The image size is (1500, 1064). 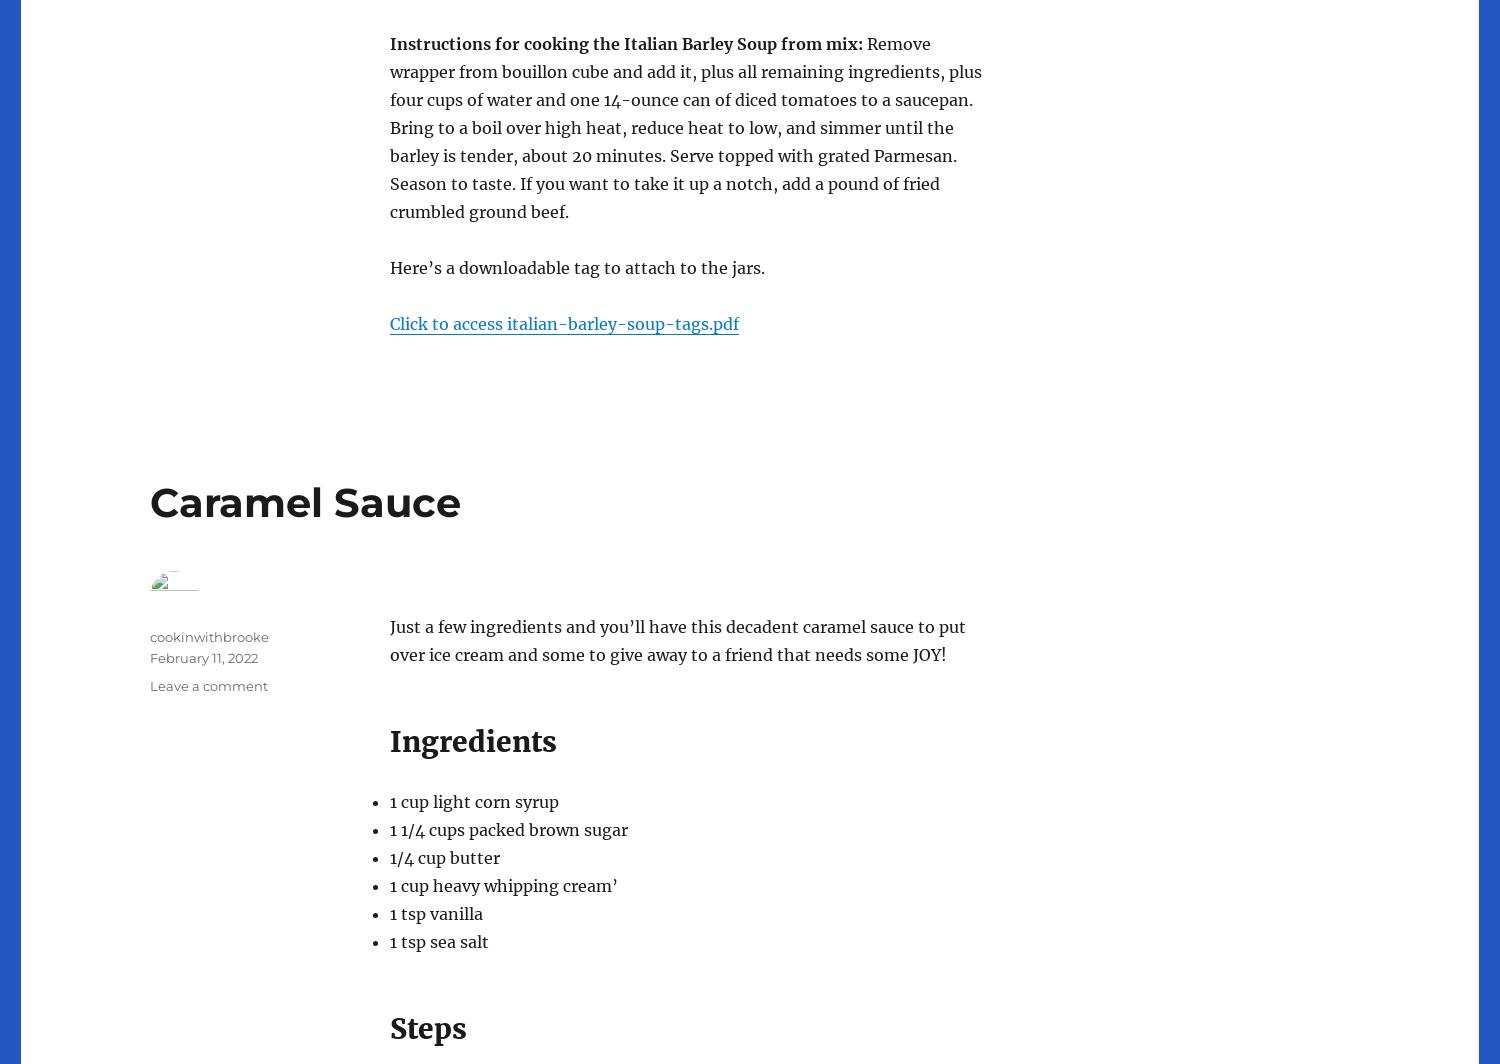 I want to click on 'Caramel Sauce', so click(x=305, y=501).